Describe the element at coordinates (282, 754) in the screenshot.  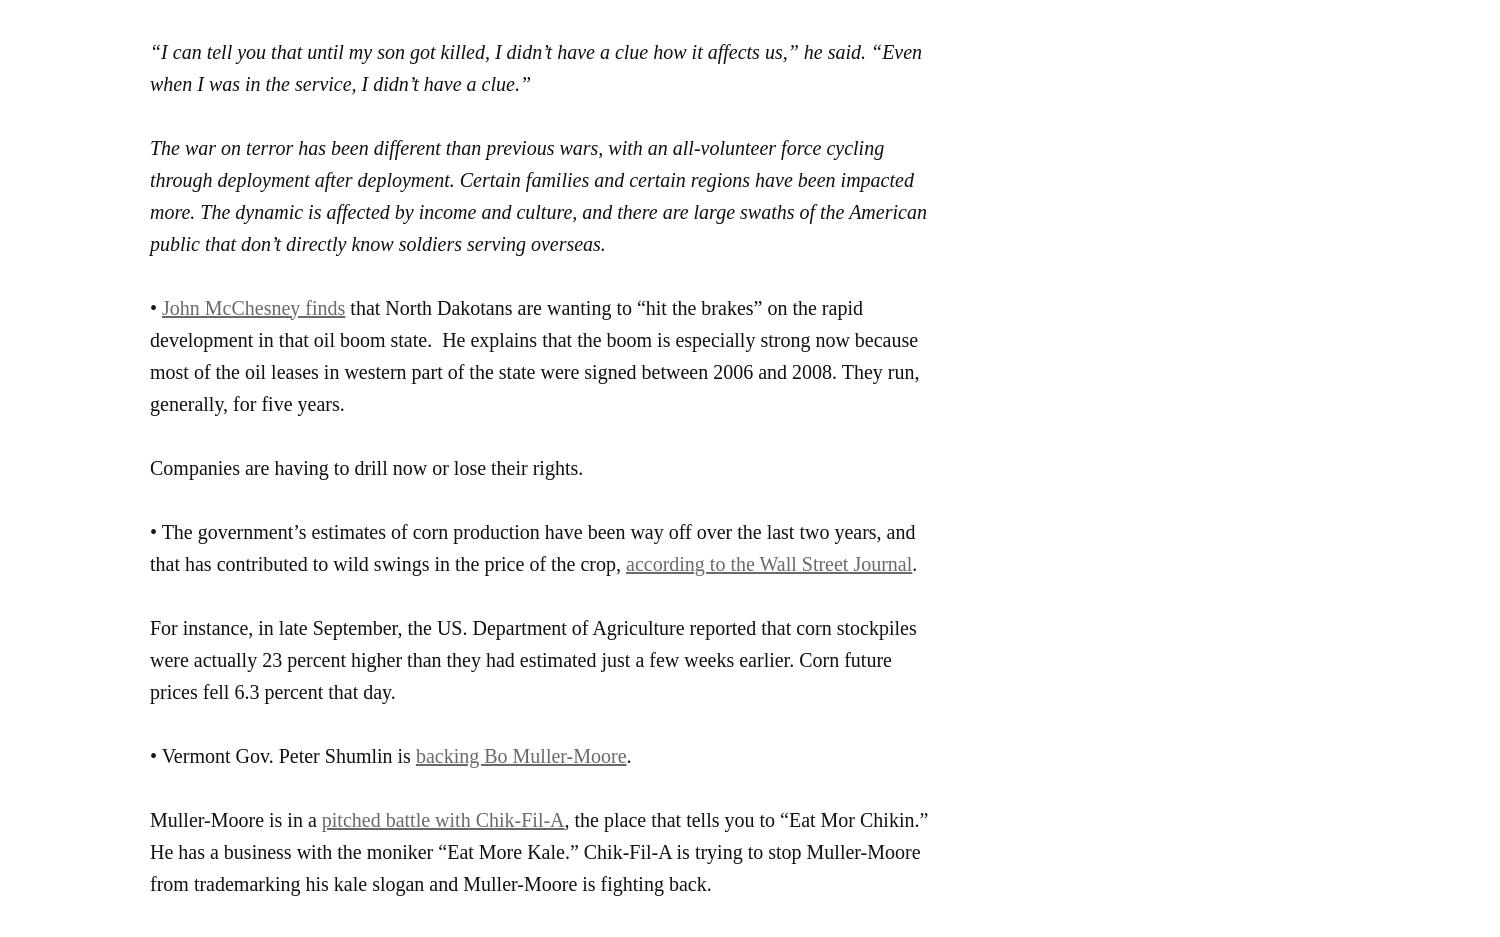
I see `'• Vermont Gov. Peter Shumlin is'` at that location.